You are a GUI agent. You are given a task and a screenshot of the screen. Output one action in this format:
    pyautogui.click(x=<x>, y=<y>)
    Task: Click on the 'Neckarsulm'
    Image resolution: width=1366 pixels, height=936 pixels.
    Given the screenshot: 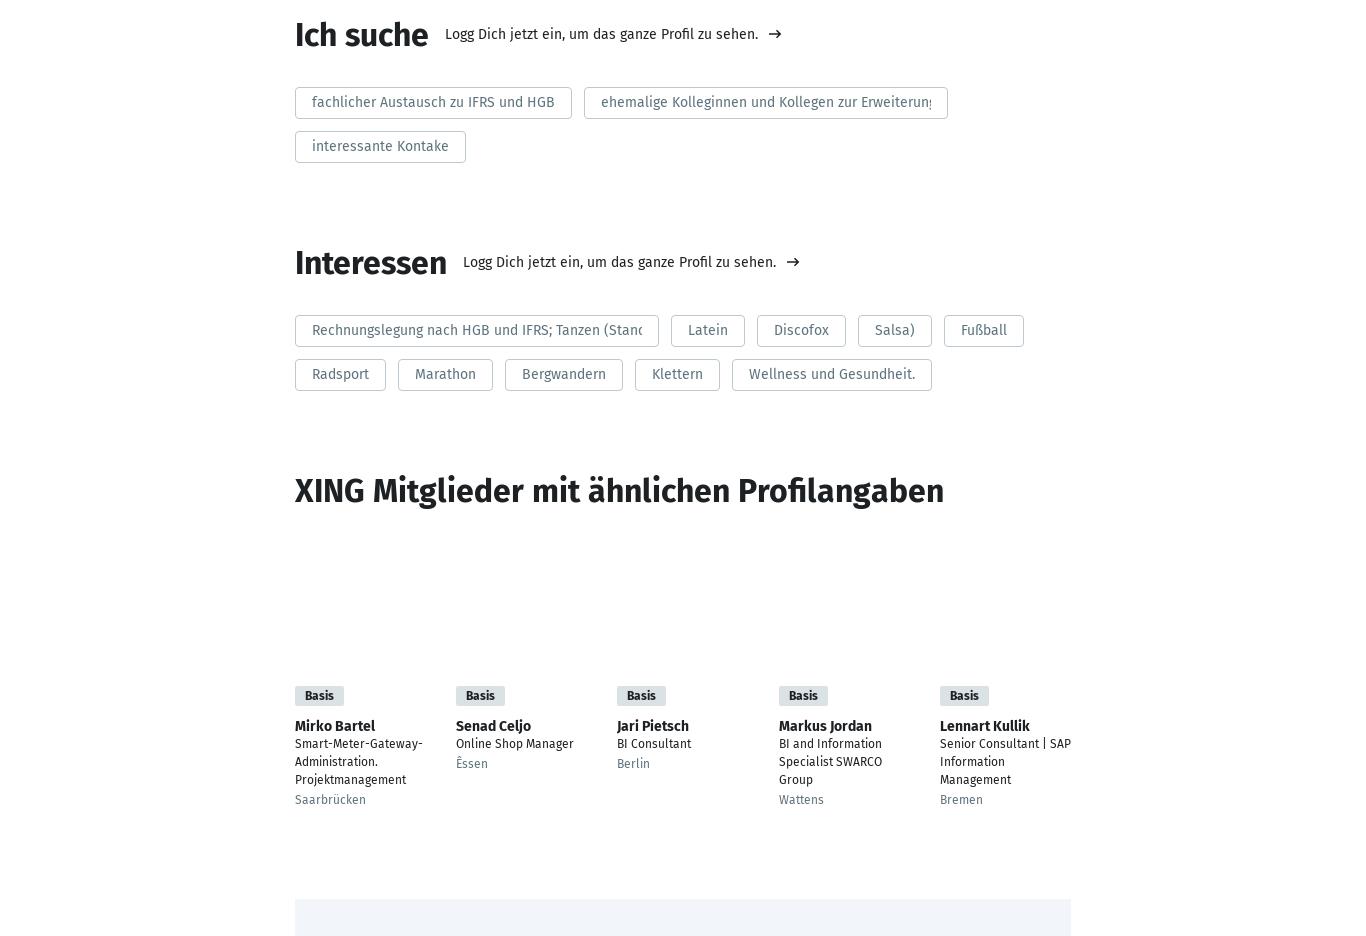 What is the action you would take?
    pyautogui.click(x=1293, y=763)
    